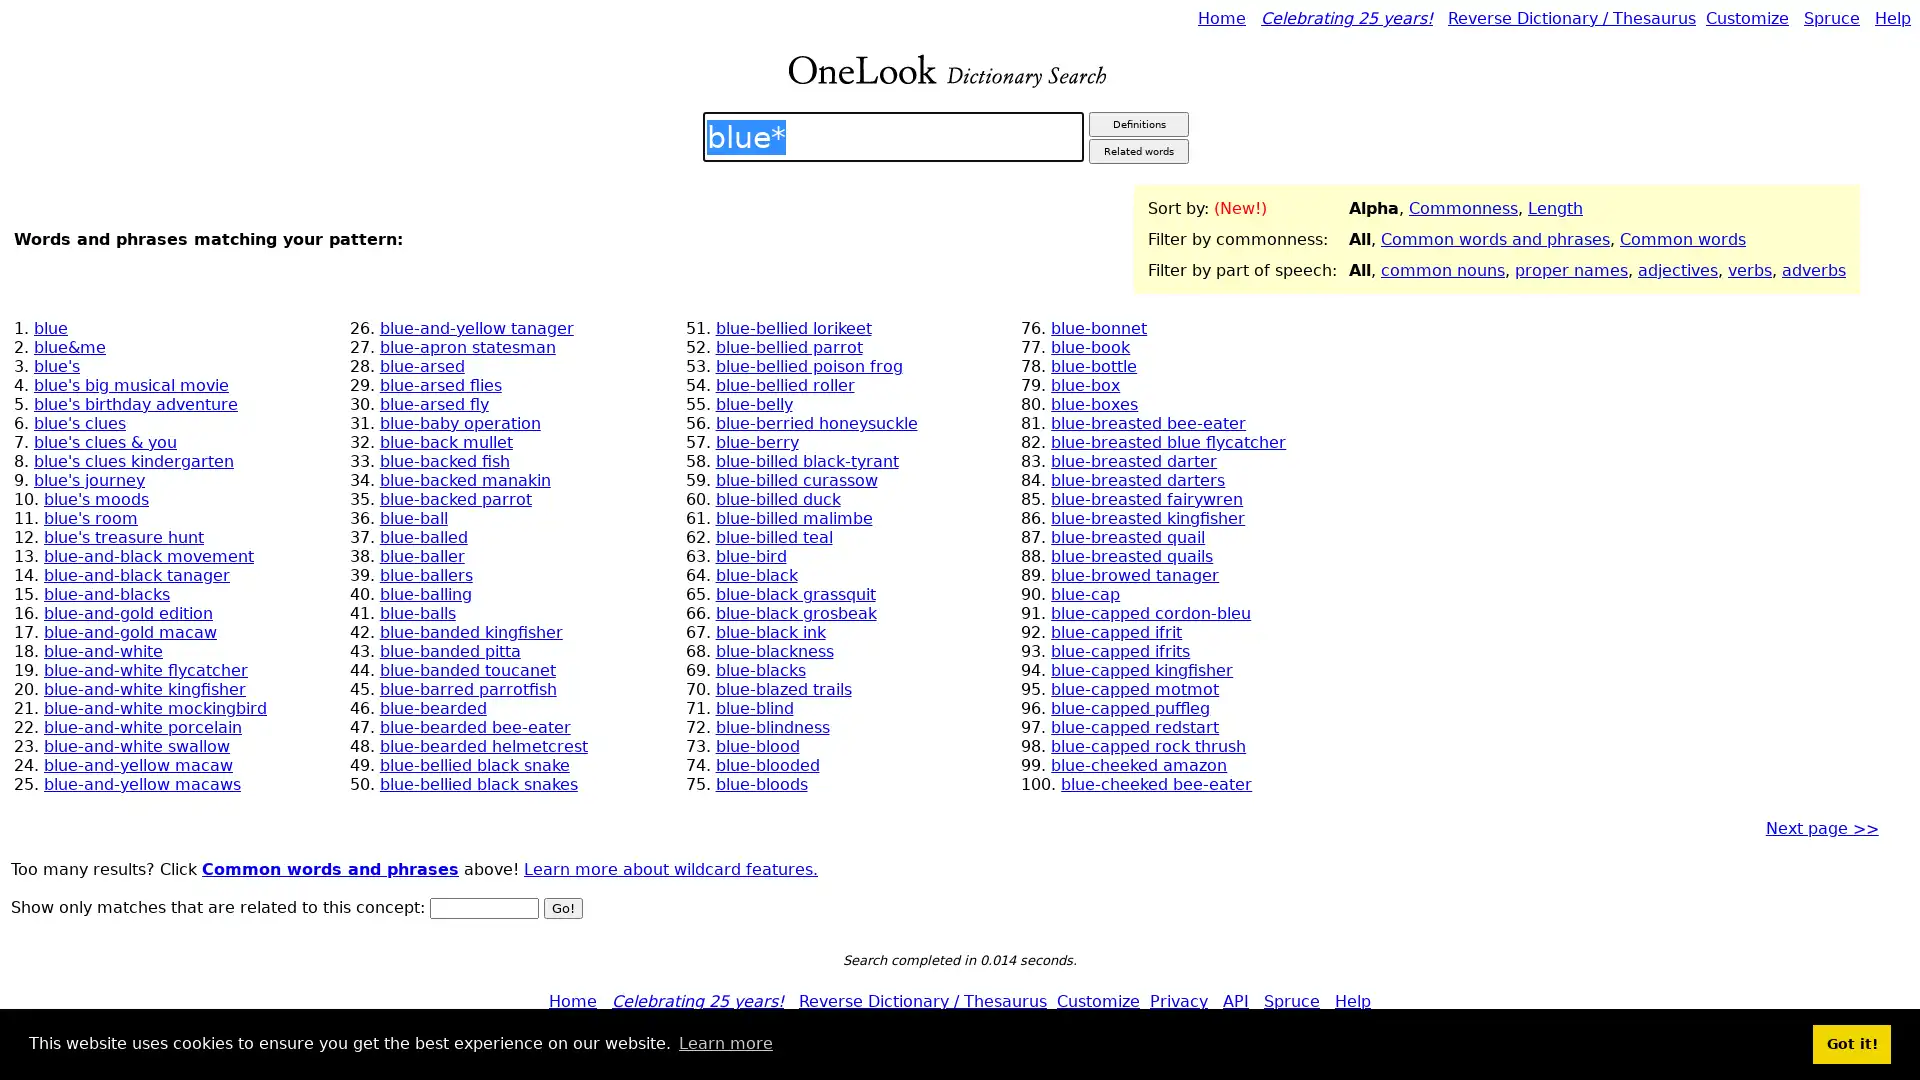 The height and width of the screenshot is (1080, 1920). I want to click on Related words, so click(1138, 150).